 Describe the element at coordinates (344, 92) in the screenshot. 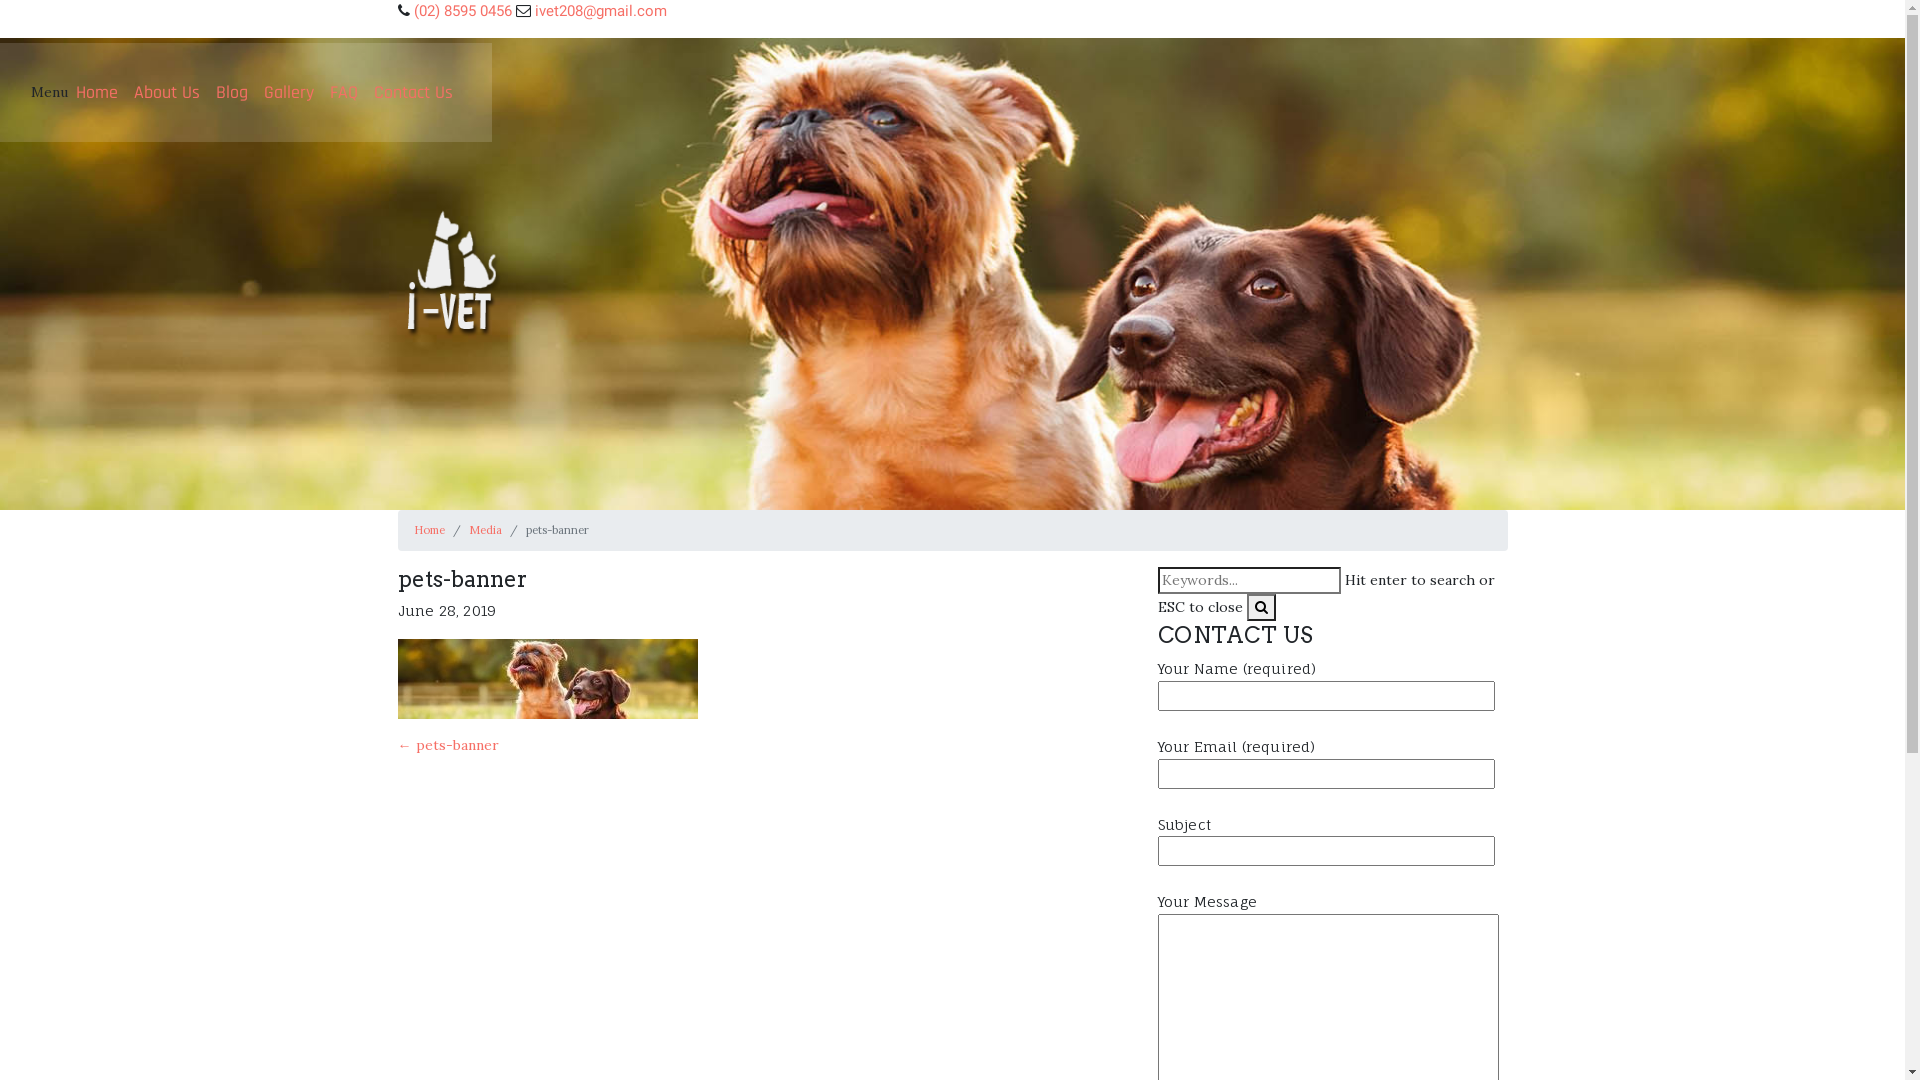

I see `'FAQ'` at that location.